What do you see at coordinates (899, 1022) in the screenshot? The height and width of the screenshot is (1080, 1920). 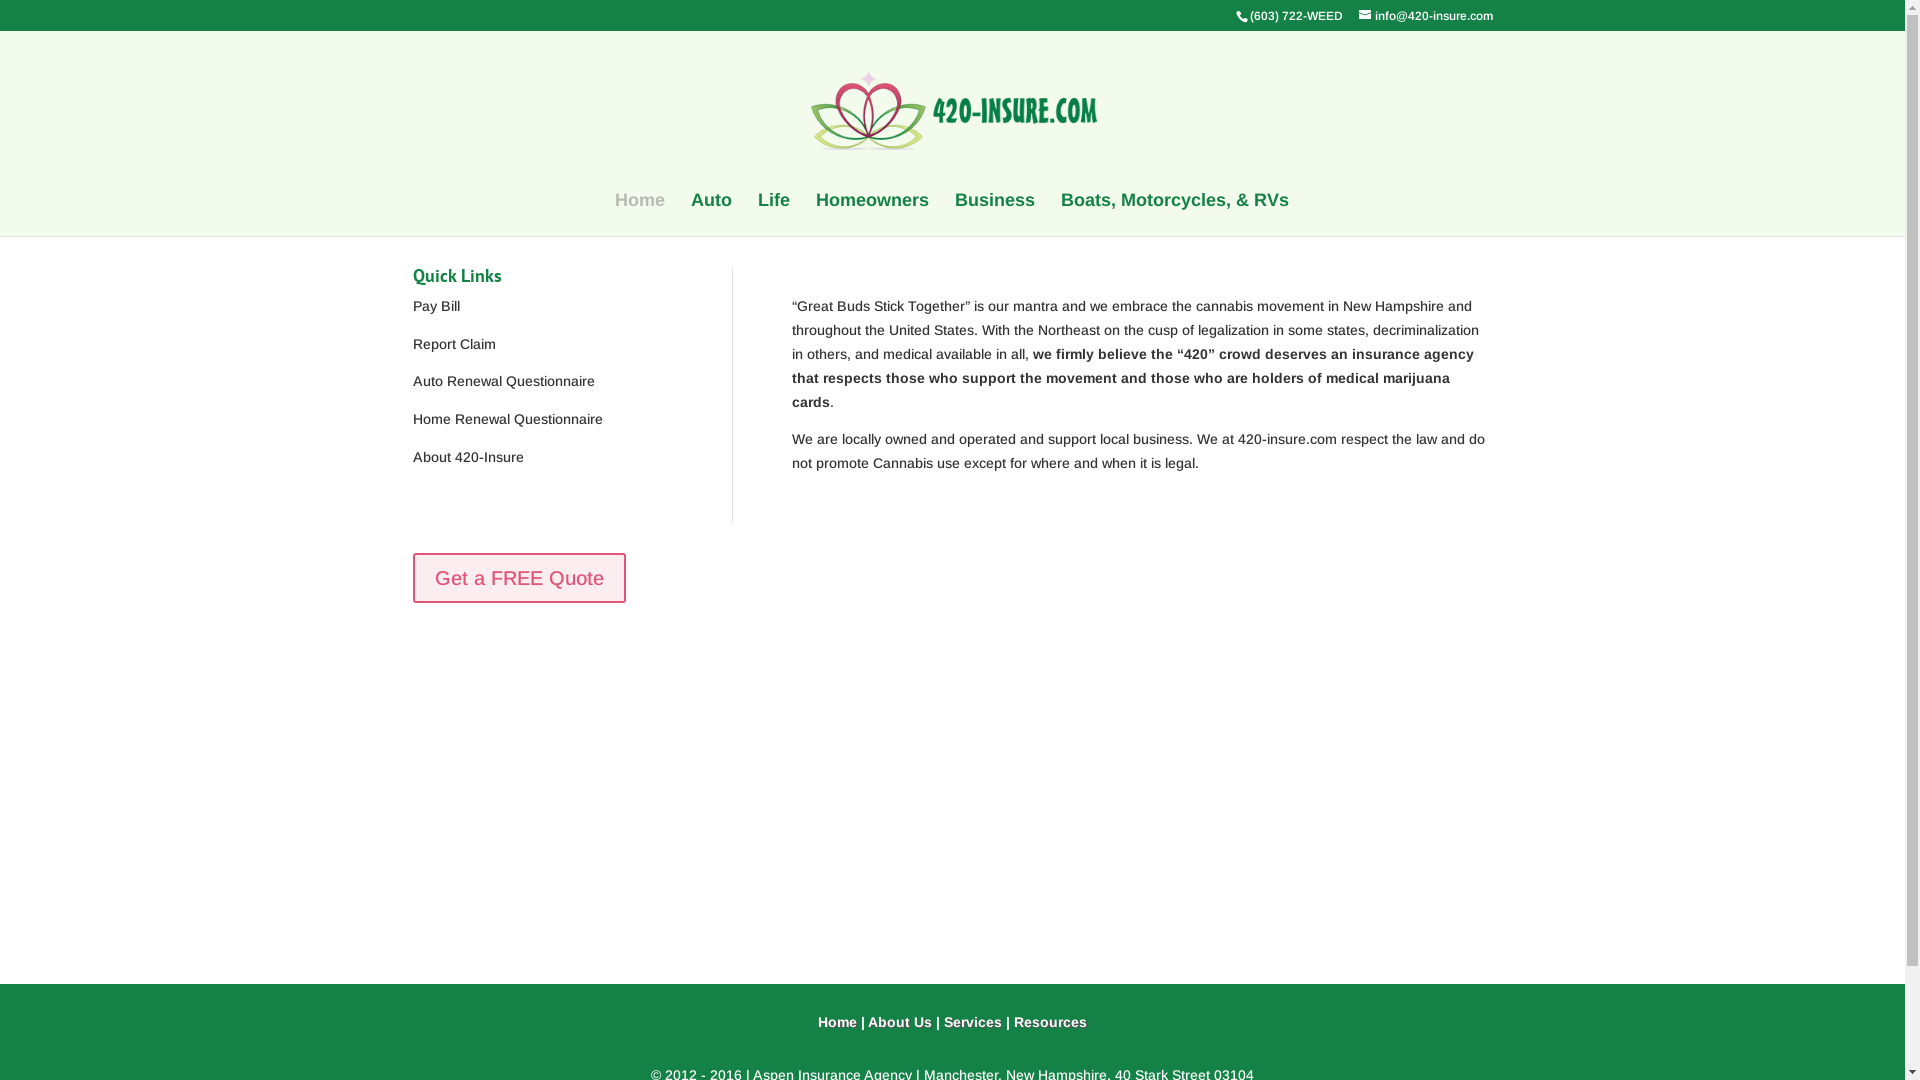 I see `'About Us'` at bounding box center [899, 1022].